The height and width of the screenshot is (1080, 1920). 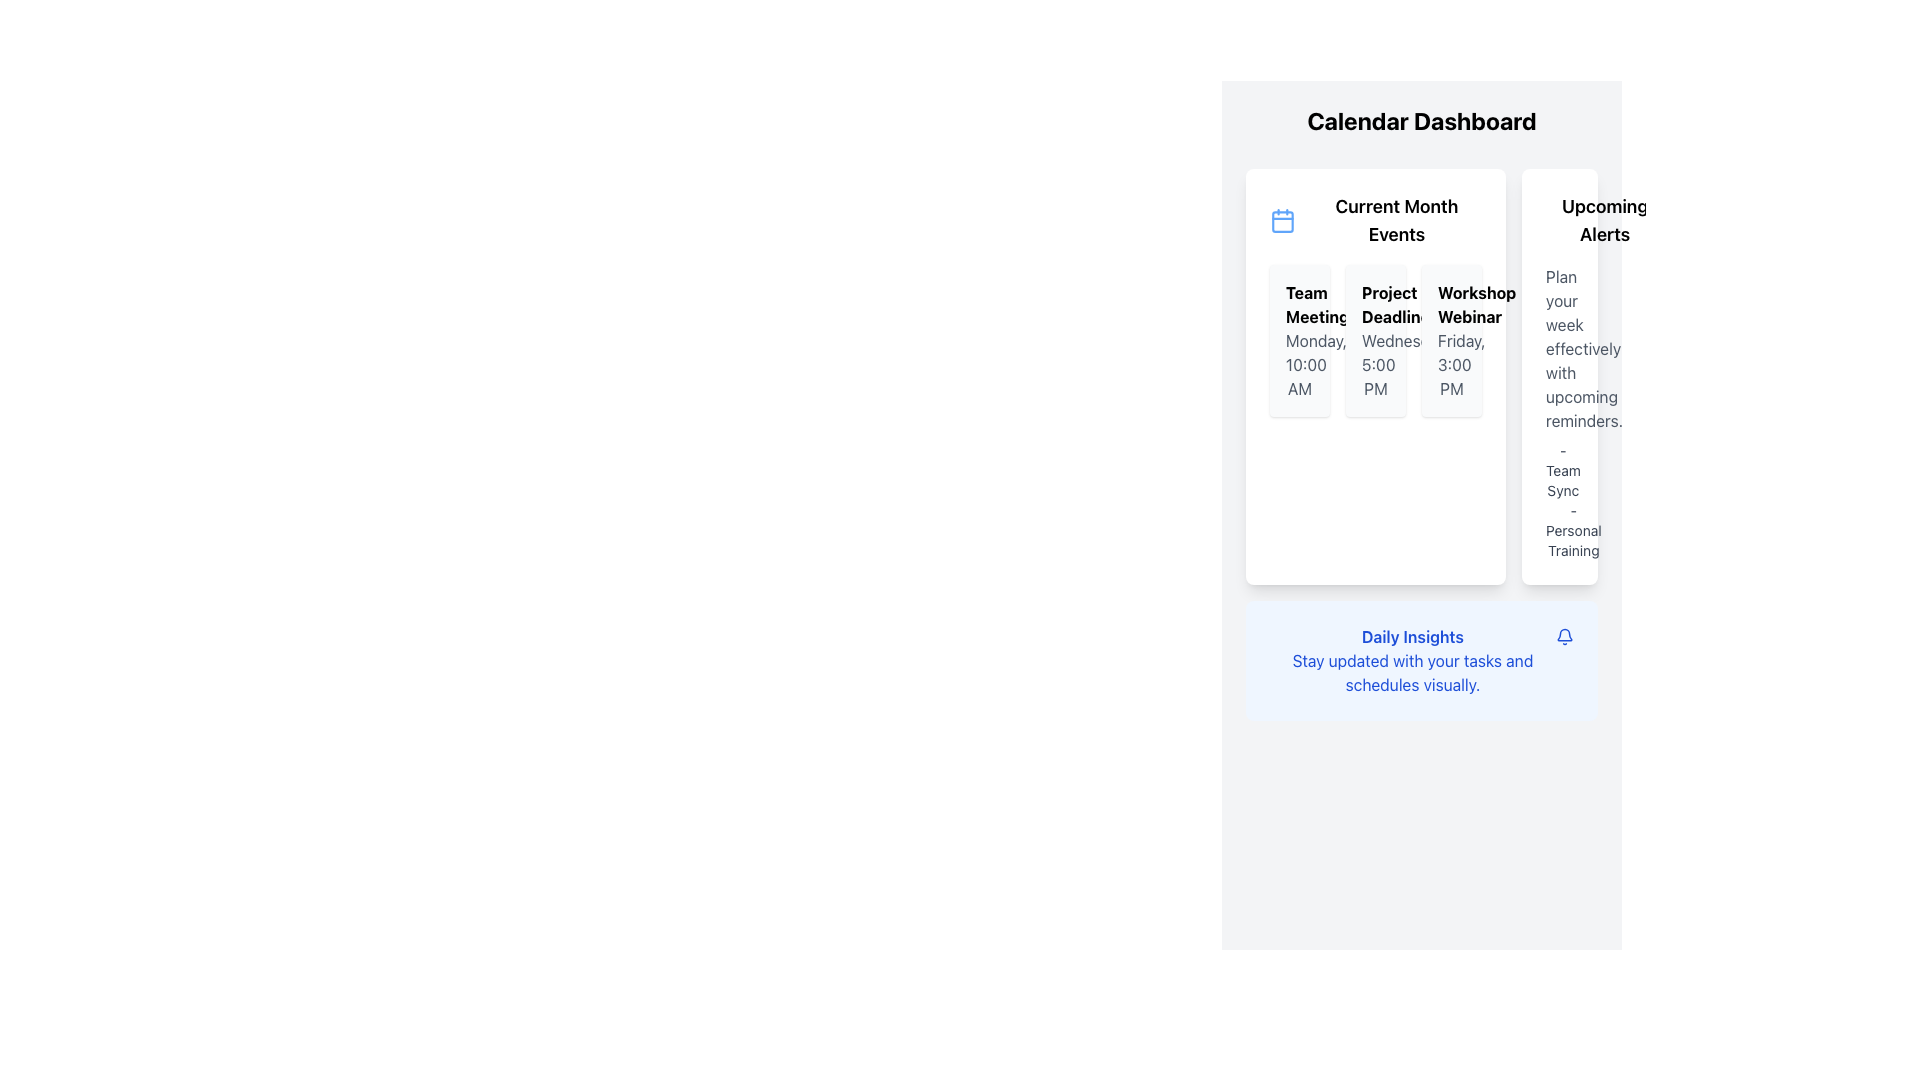 I want to click on the text label displaying '- Personal Training' which is formatted in a small gray font and aligned beneath the '- Team Sync' label in the Upcoming Alerts section, so click(x=1559, y=530).